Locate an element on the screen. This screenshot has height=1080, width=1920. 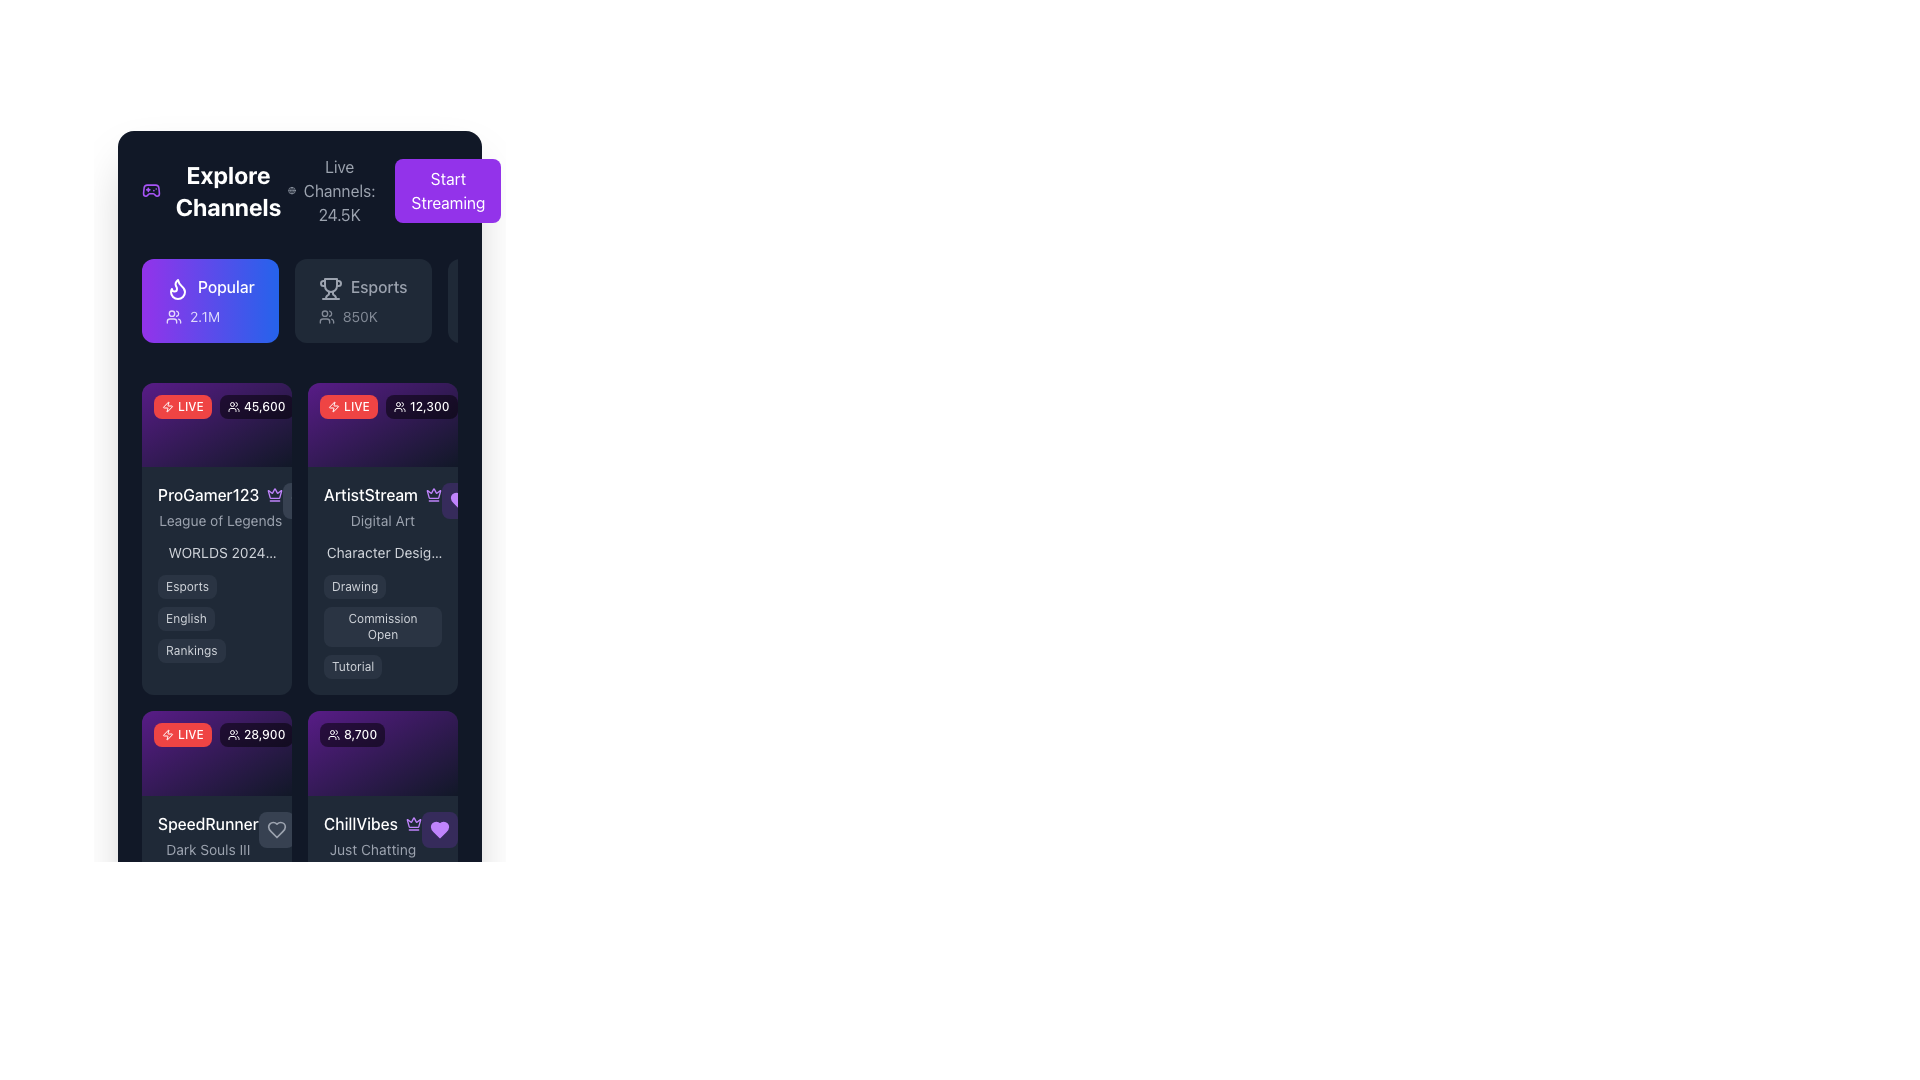
the button with a rounded rectangle shape, translucent purple background, and heart icon, located in the 'ArtistStream' card under 'Digital Art' is located at coordinates (459, 500).